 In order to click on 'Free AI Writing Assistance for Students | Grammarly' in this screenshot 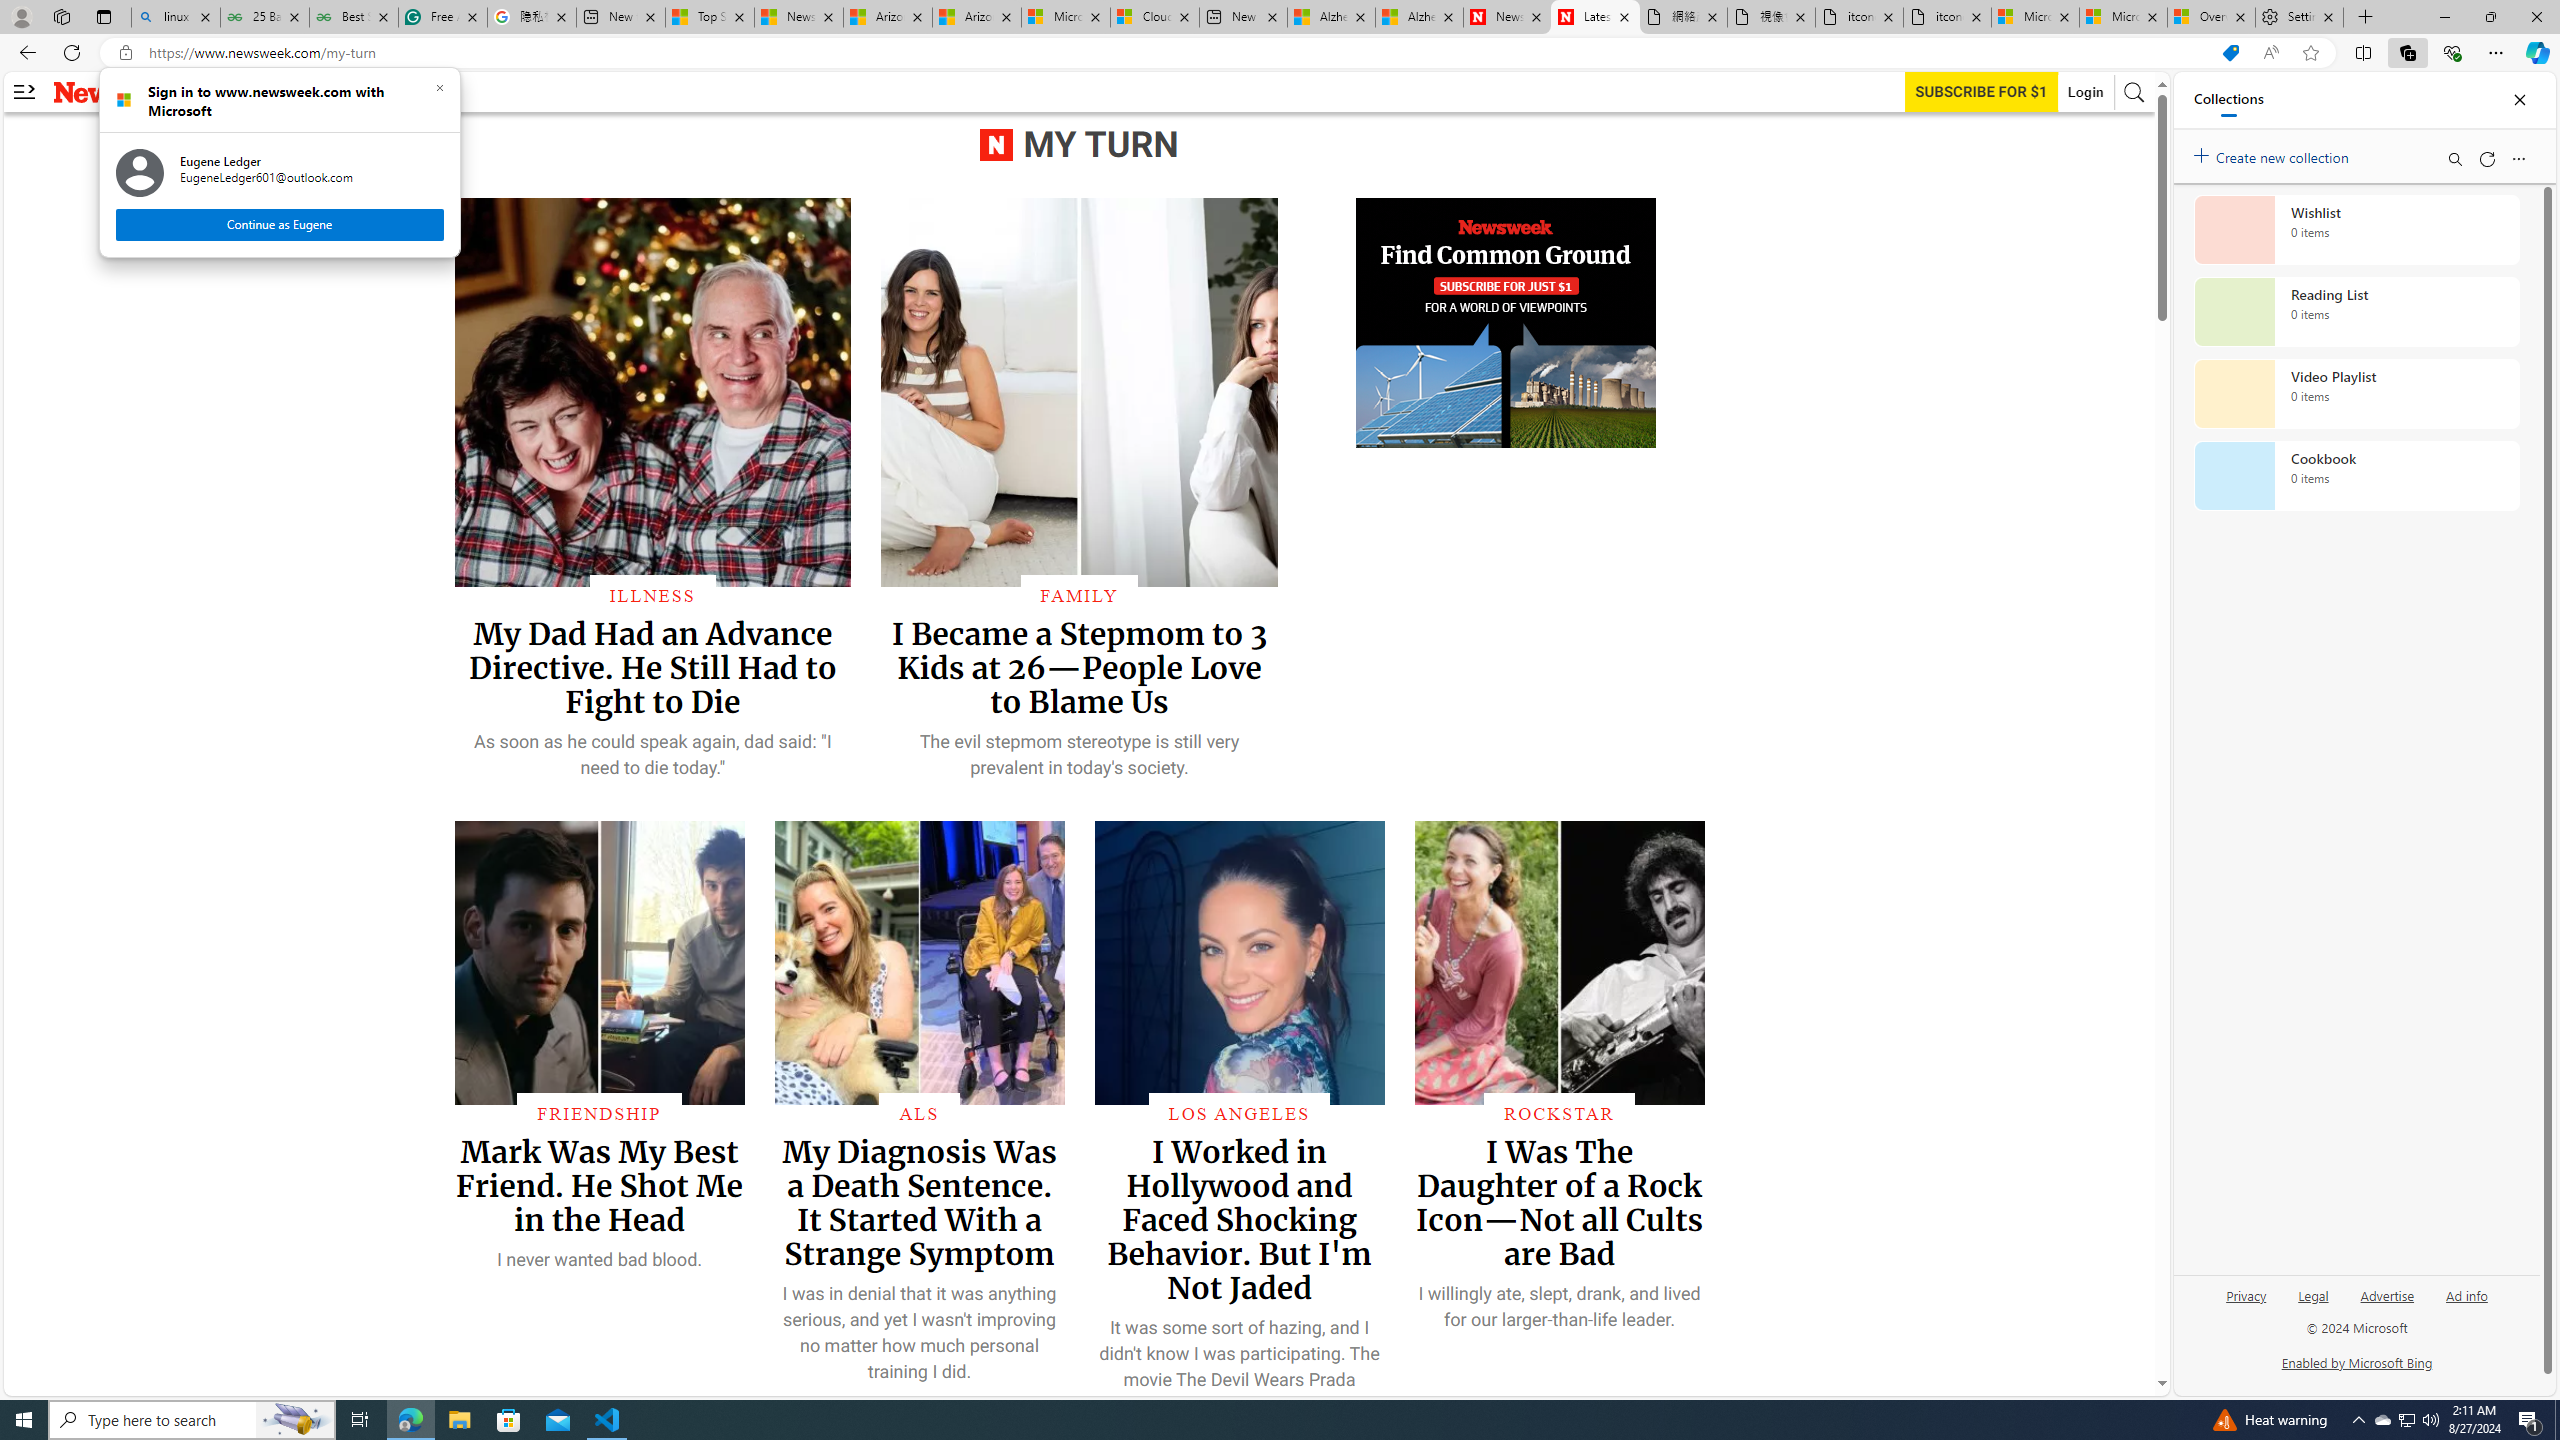, I will do `click(441, 16)`.